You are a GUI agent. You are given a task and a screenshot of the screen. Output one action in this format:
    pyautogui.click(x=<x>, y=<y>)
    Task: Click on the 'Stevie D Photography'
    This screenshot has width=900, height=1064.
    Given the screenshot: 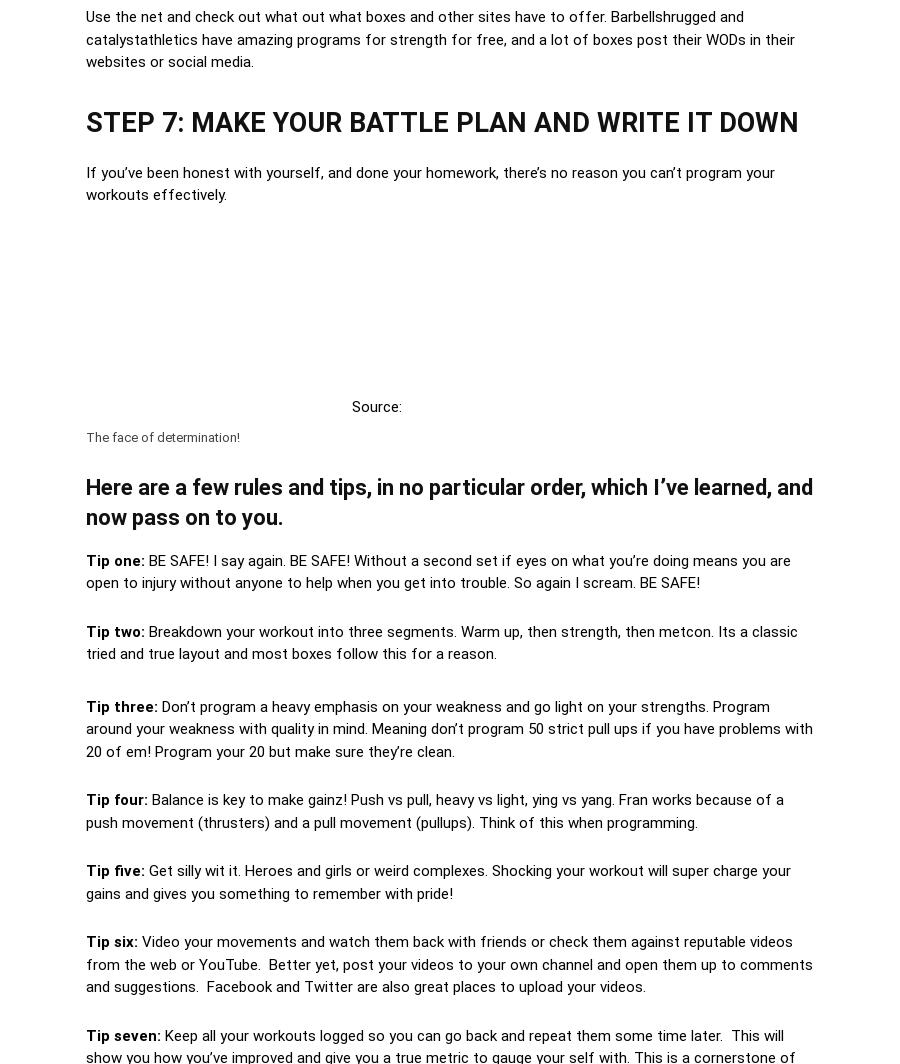 What is the action you would take?
    pyautogui.click(x=405, y=406)
    